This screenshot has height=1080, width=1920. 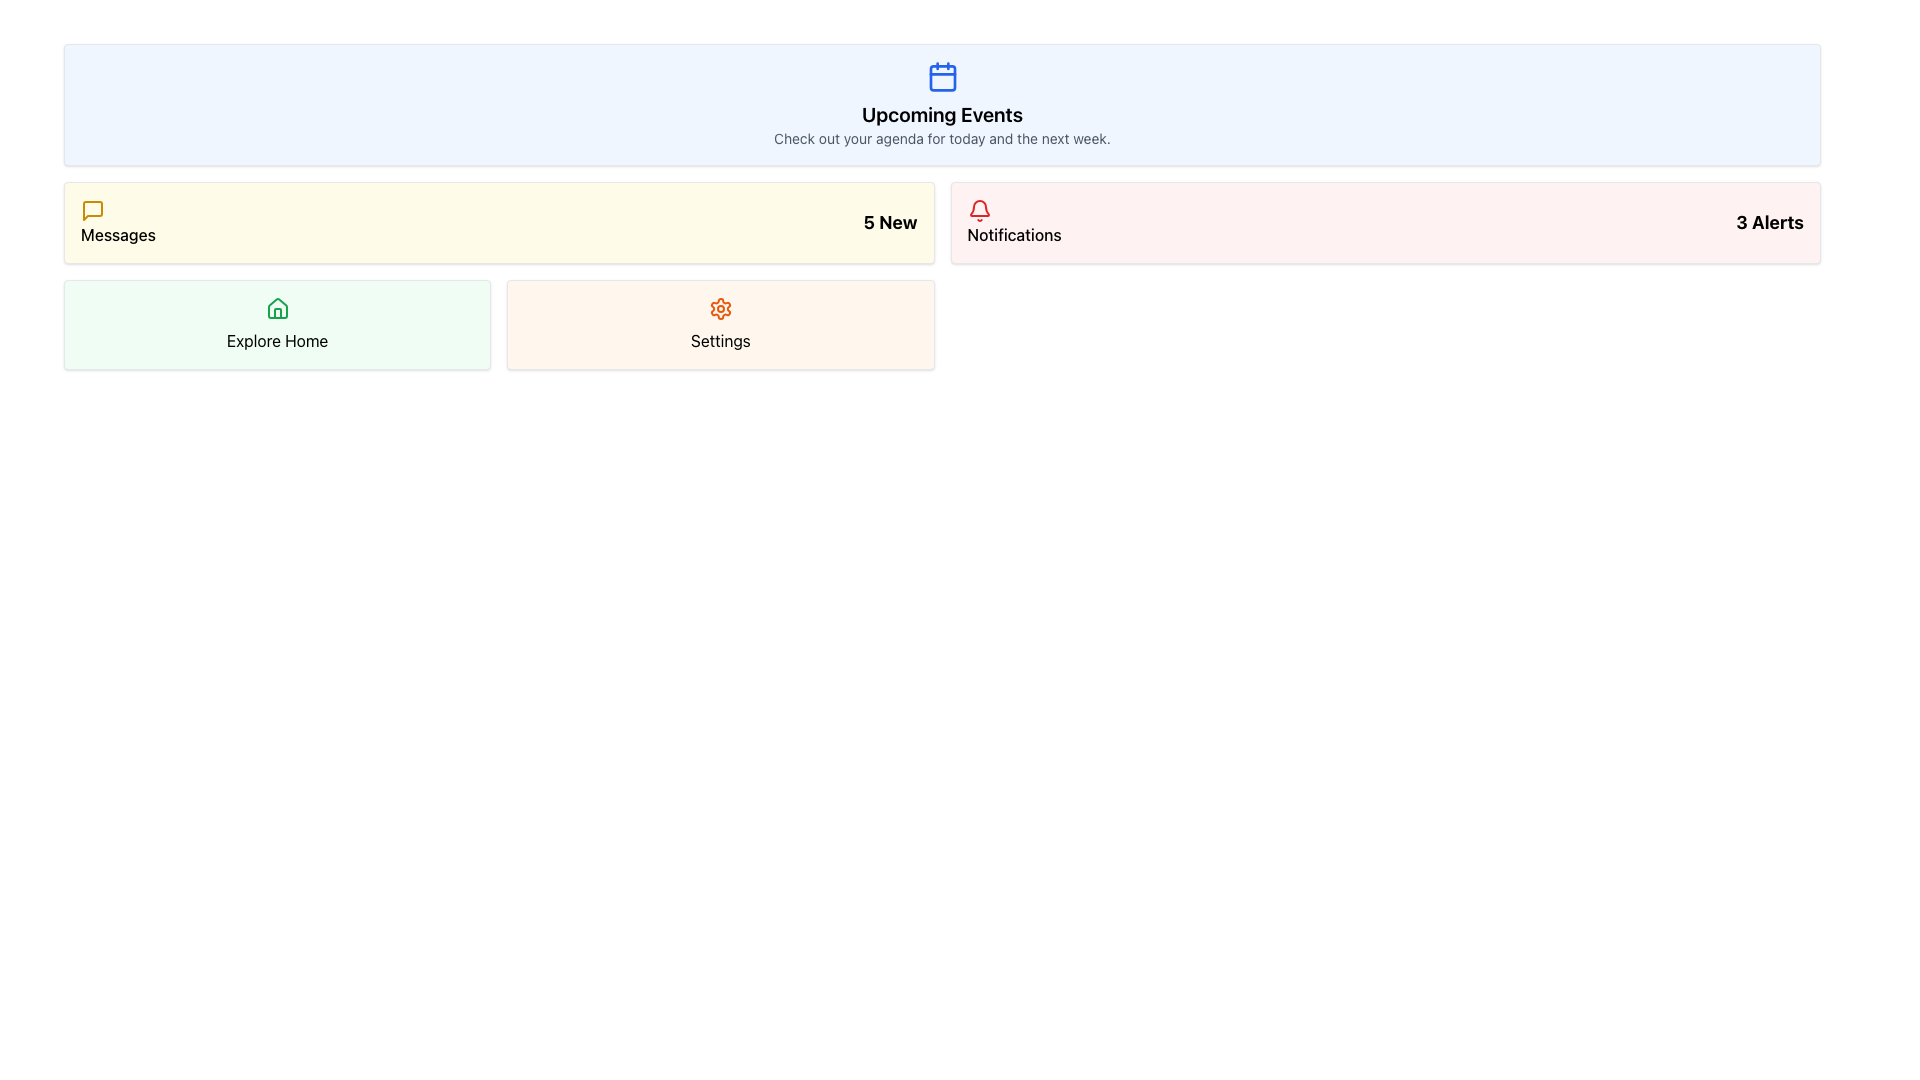 I want to click on the cog-shaped orange settings icon located within the 'Settings' card, which features a modern design with gear-like teeth, so click(x=720, y=308).